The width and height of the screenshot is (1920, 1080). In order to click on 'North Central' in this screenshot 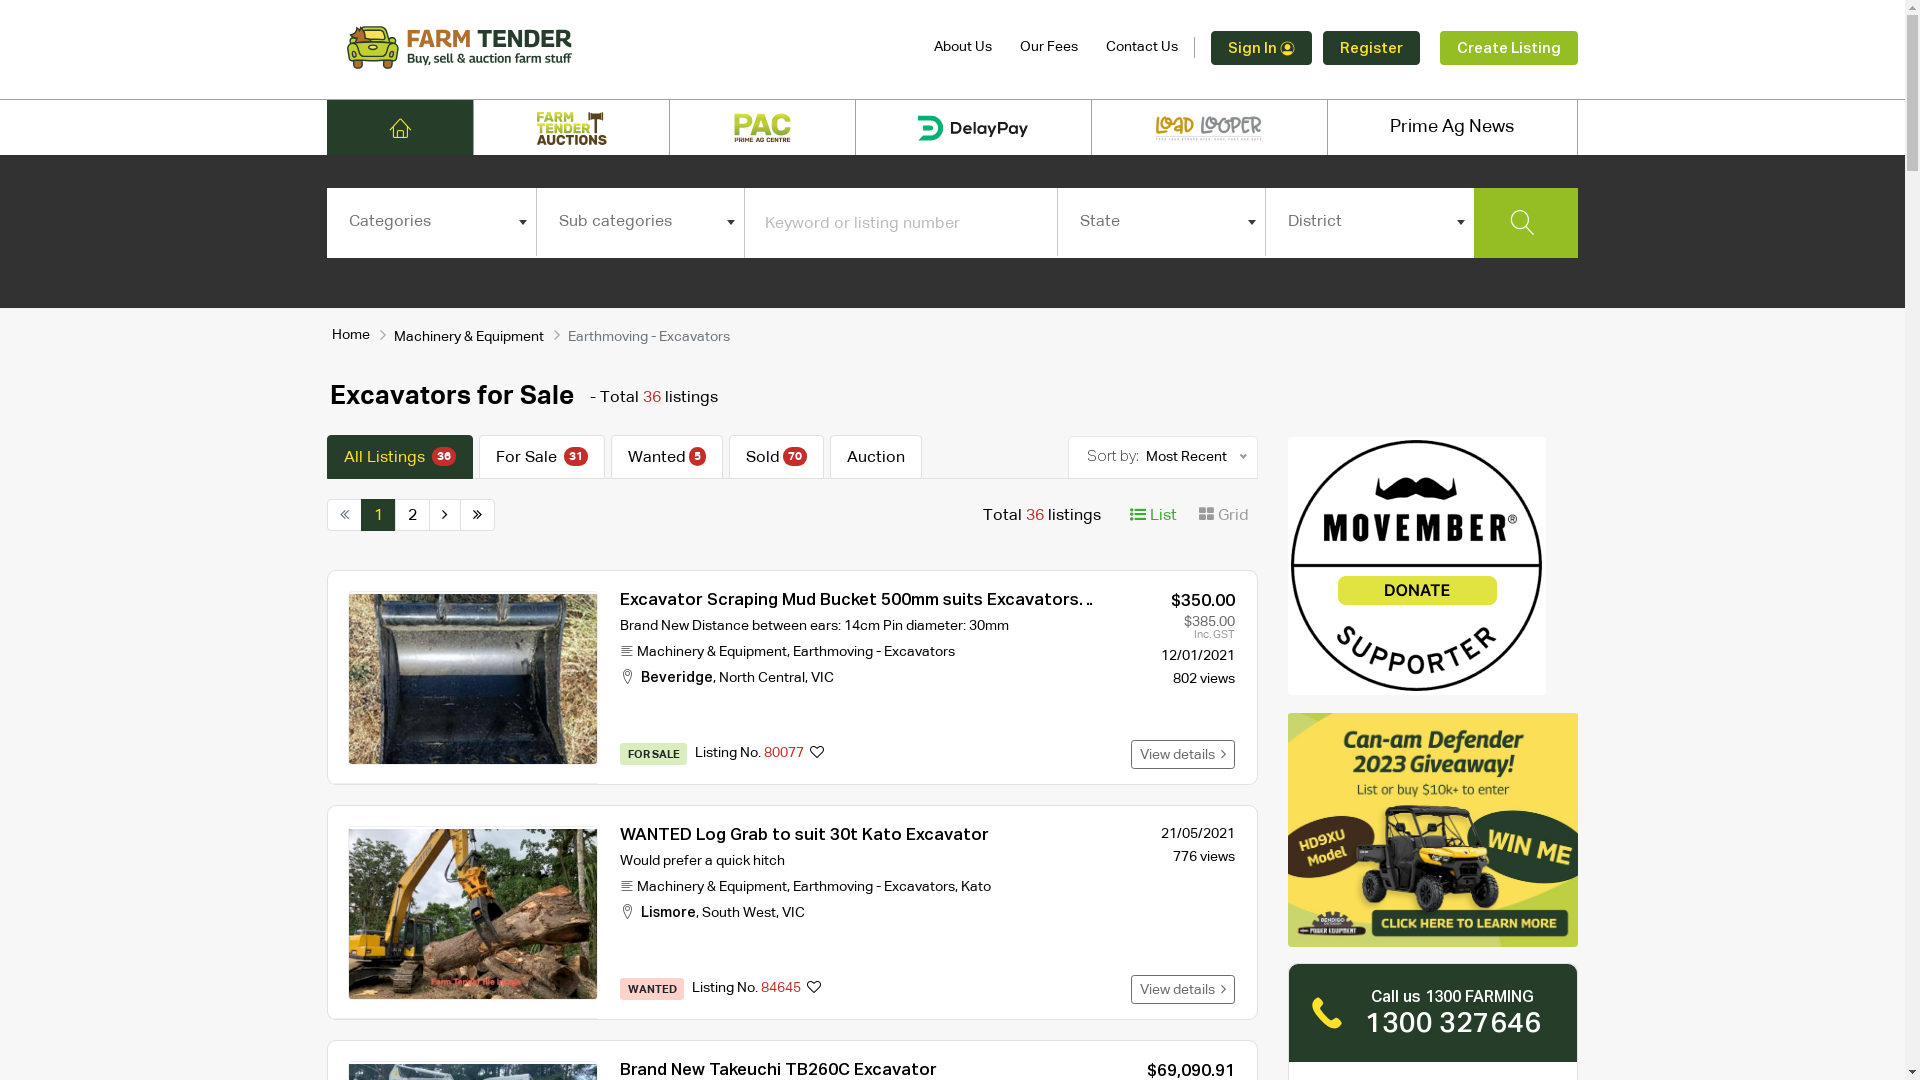, I will do `click(761, 677)`.